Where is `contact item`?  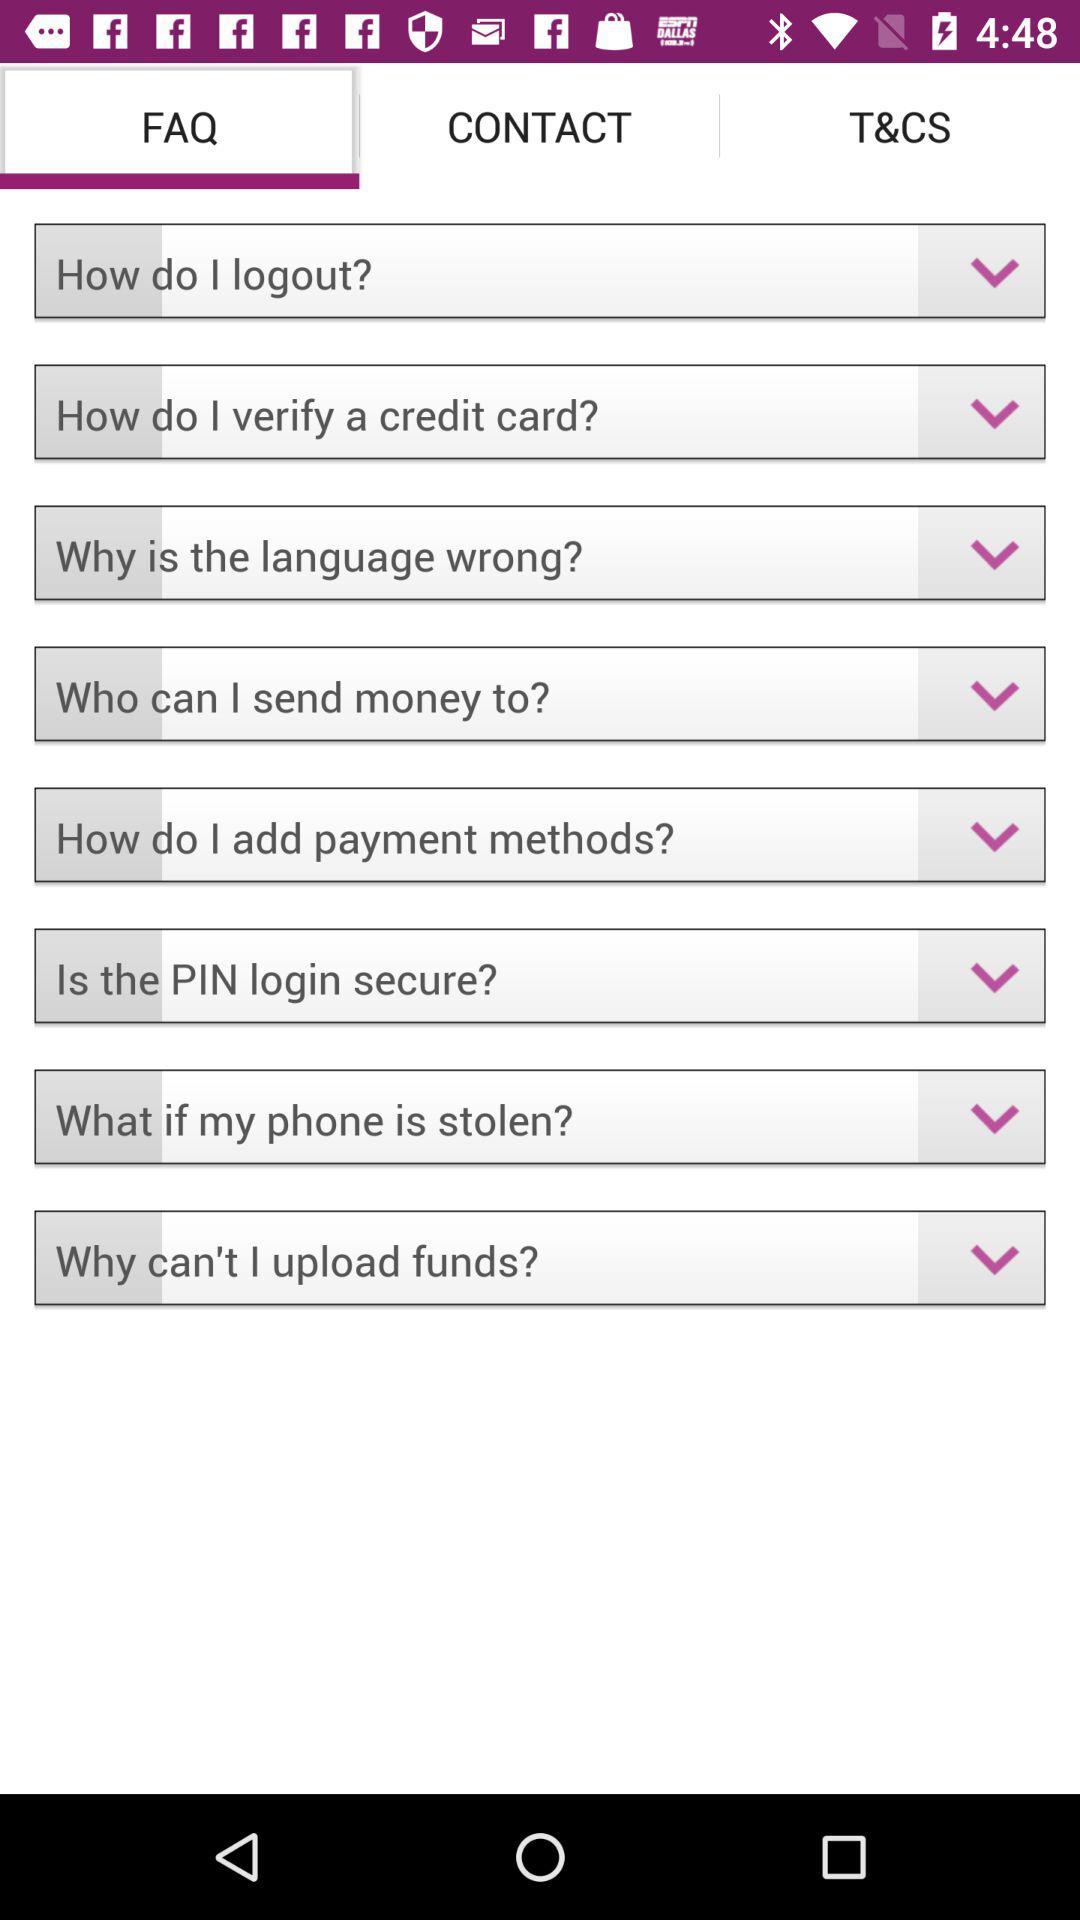 contact item is located at coordinates (538, 124).